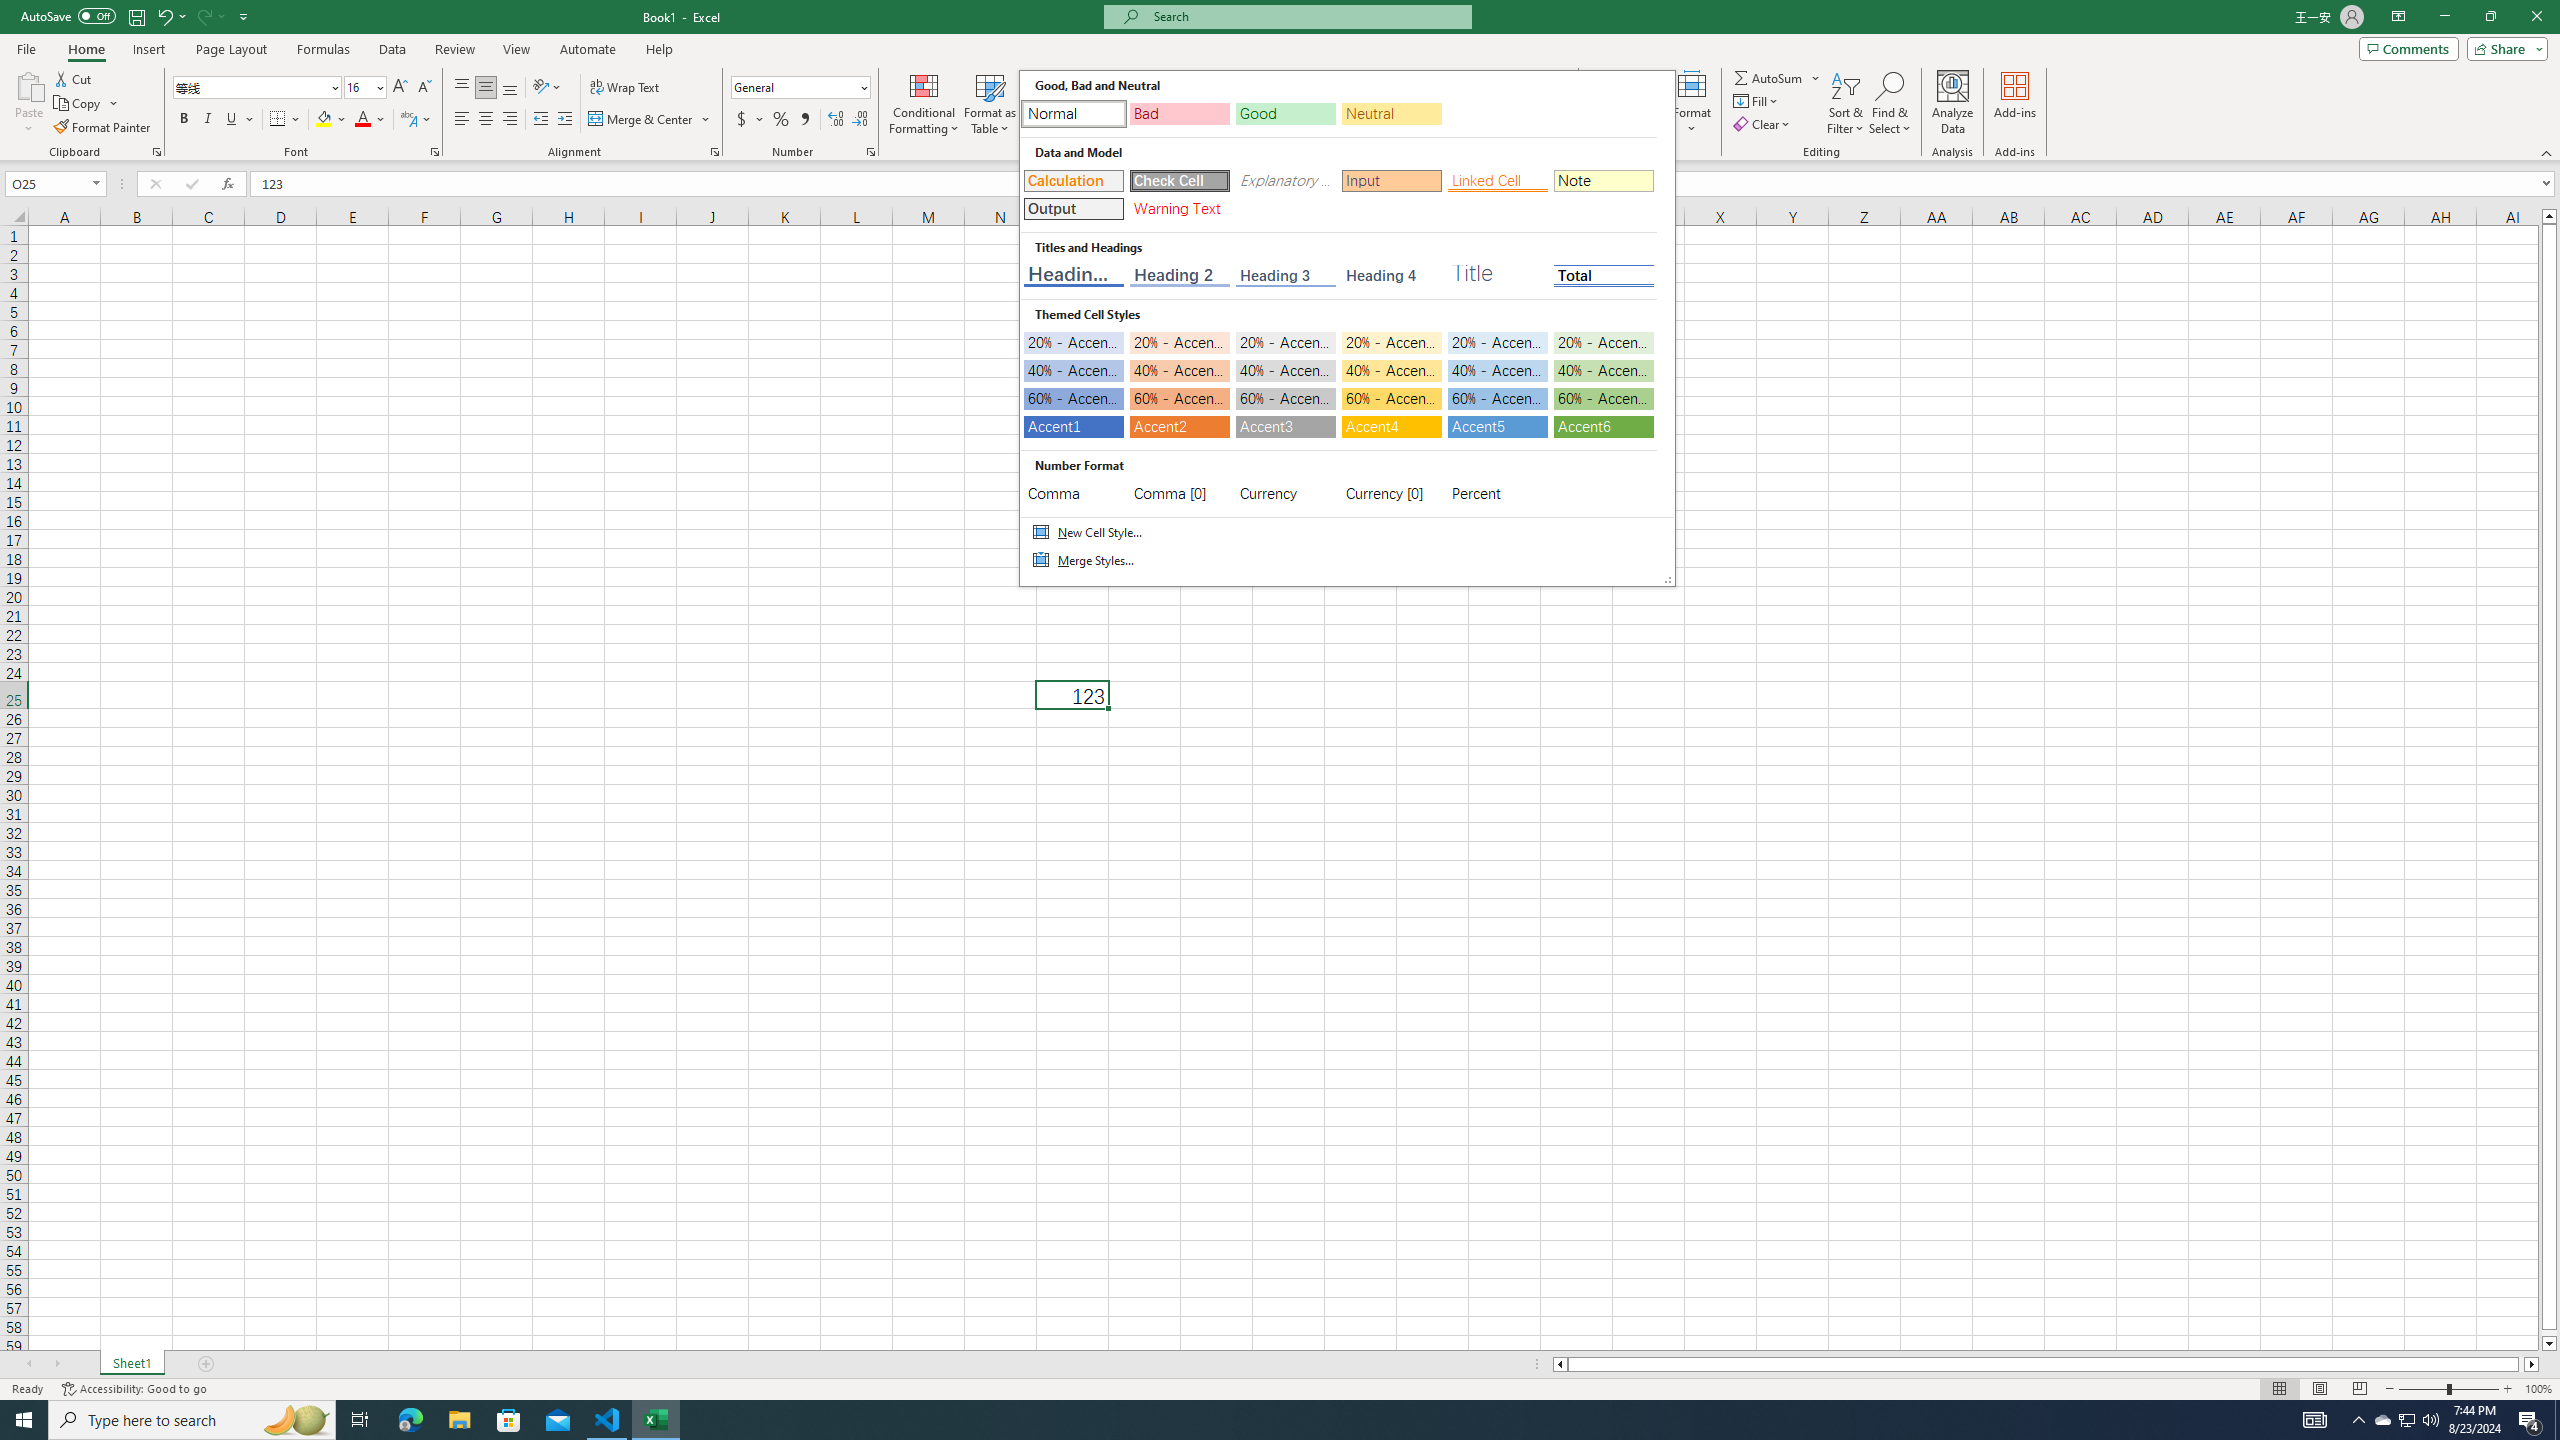  Describe the element at coordinates (257, 87) in the screenshot. I see `'Font'` at that location.